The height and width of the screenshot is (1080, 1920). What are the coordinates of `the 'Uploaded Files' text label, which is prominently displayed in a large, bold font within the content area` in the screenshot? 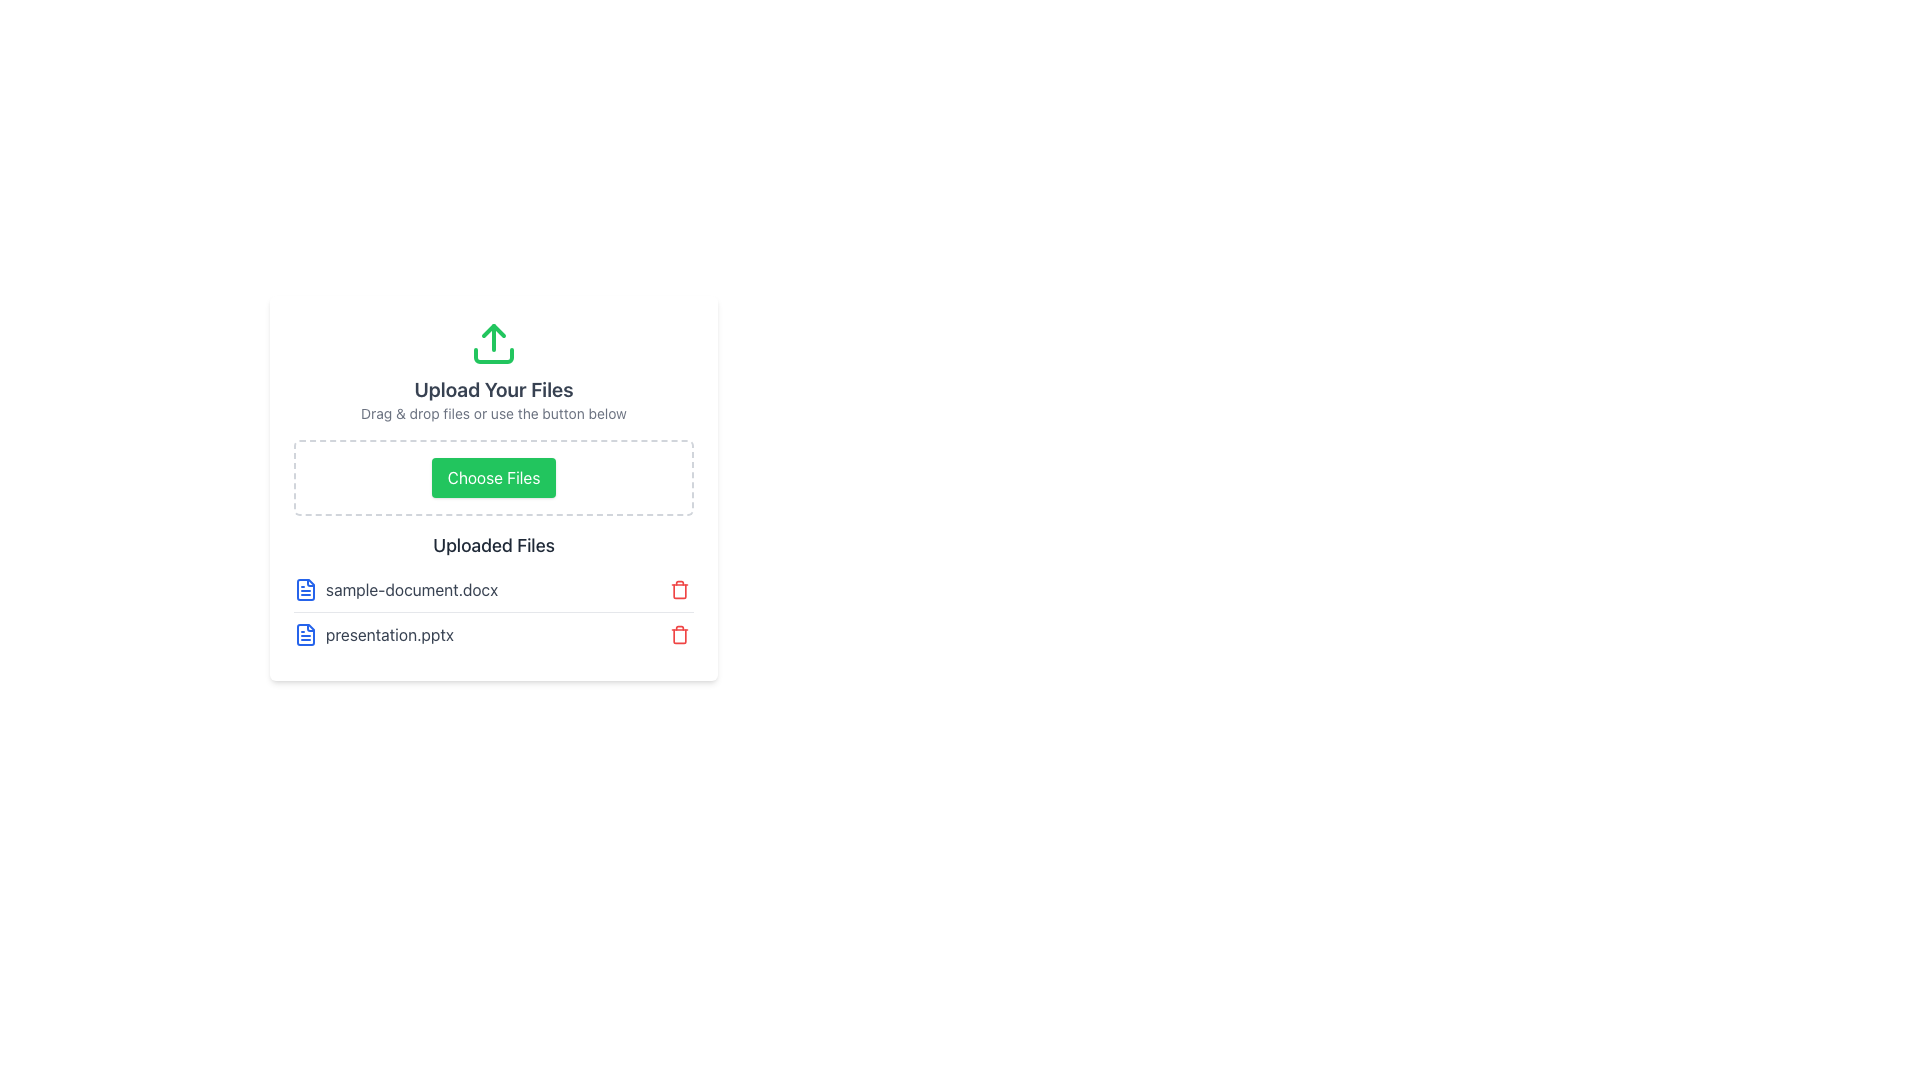 It's located at (494, 546).